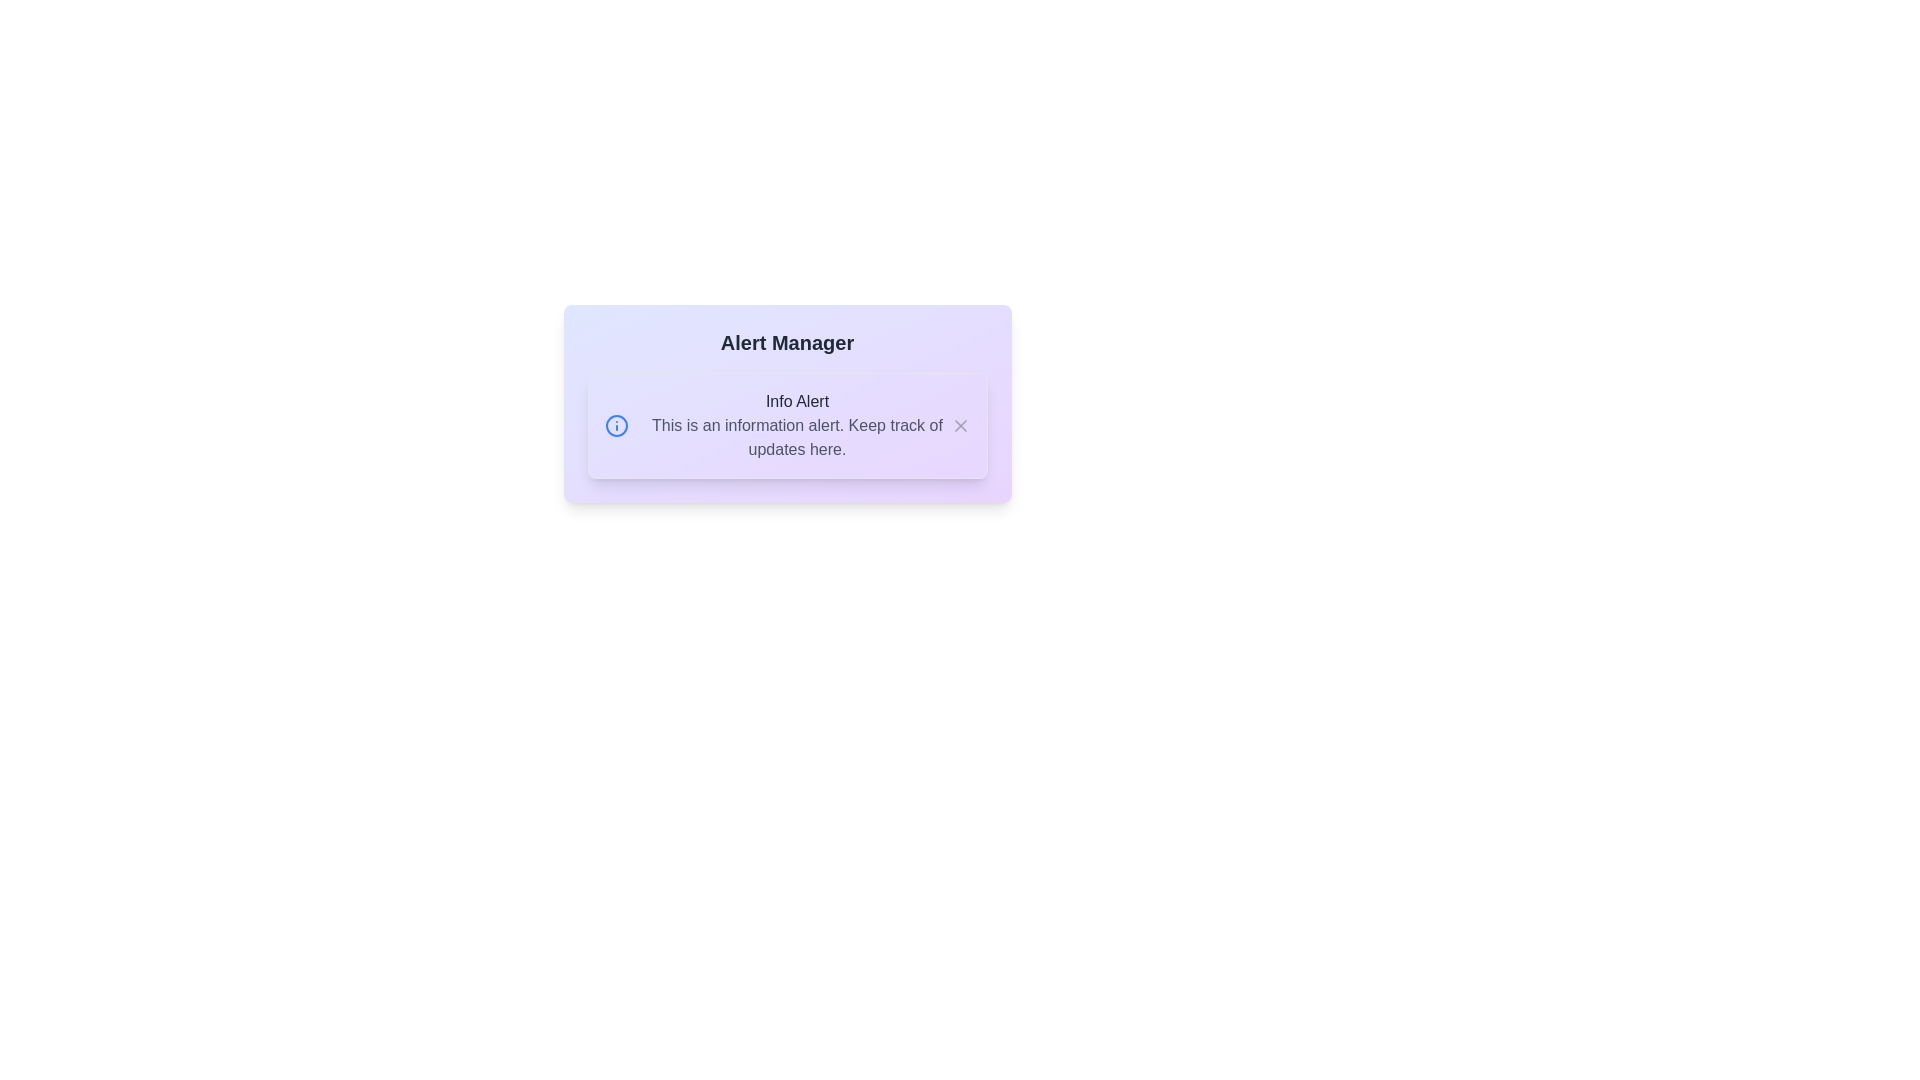 Image resolution: width=1920 pixels, height=1080 pixels. What do you see at coordinates (960, 424) in the screenshot?
I see `the close button to toggle the visibility of the alert` at bounding box center [960, 424].